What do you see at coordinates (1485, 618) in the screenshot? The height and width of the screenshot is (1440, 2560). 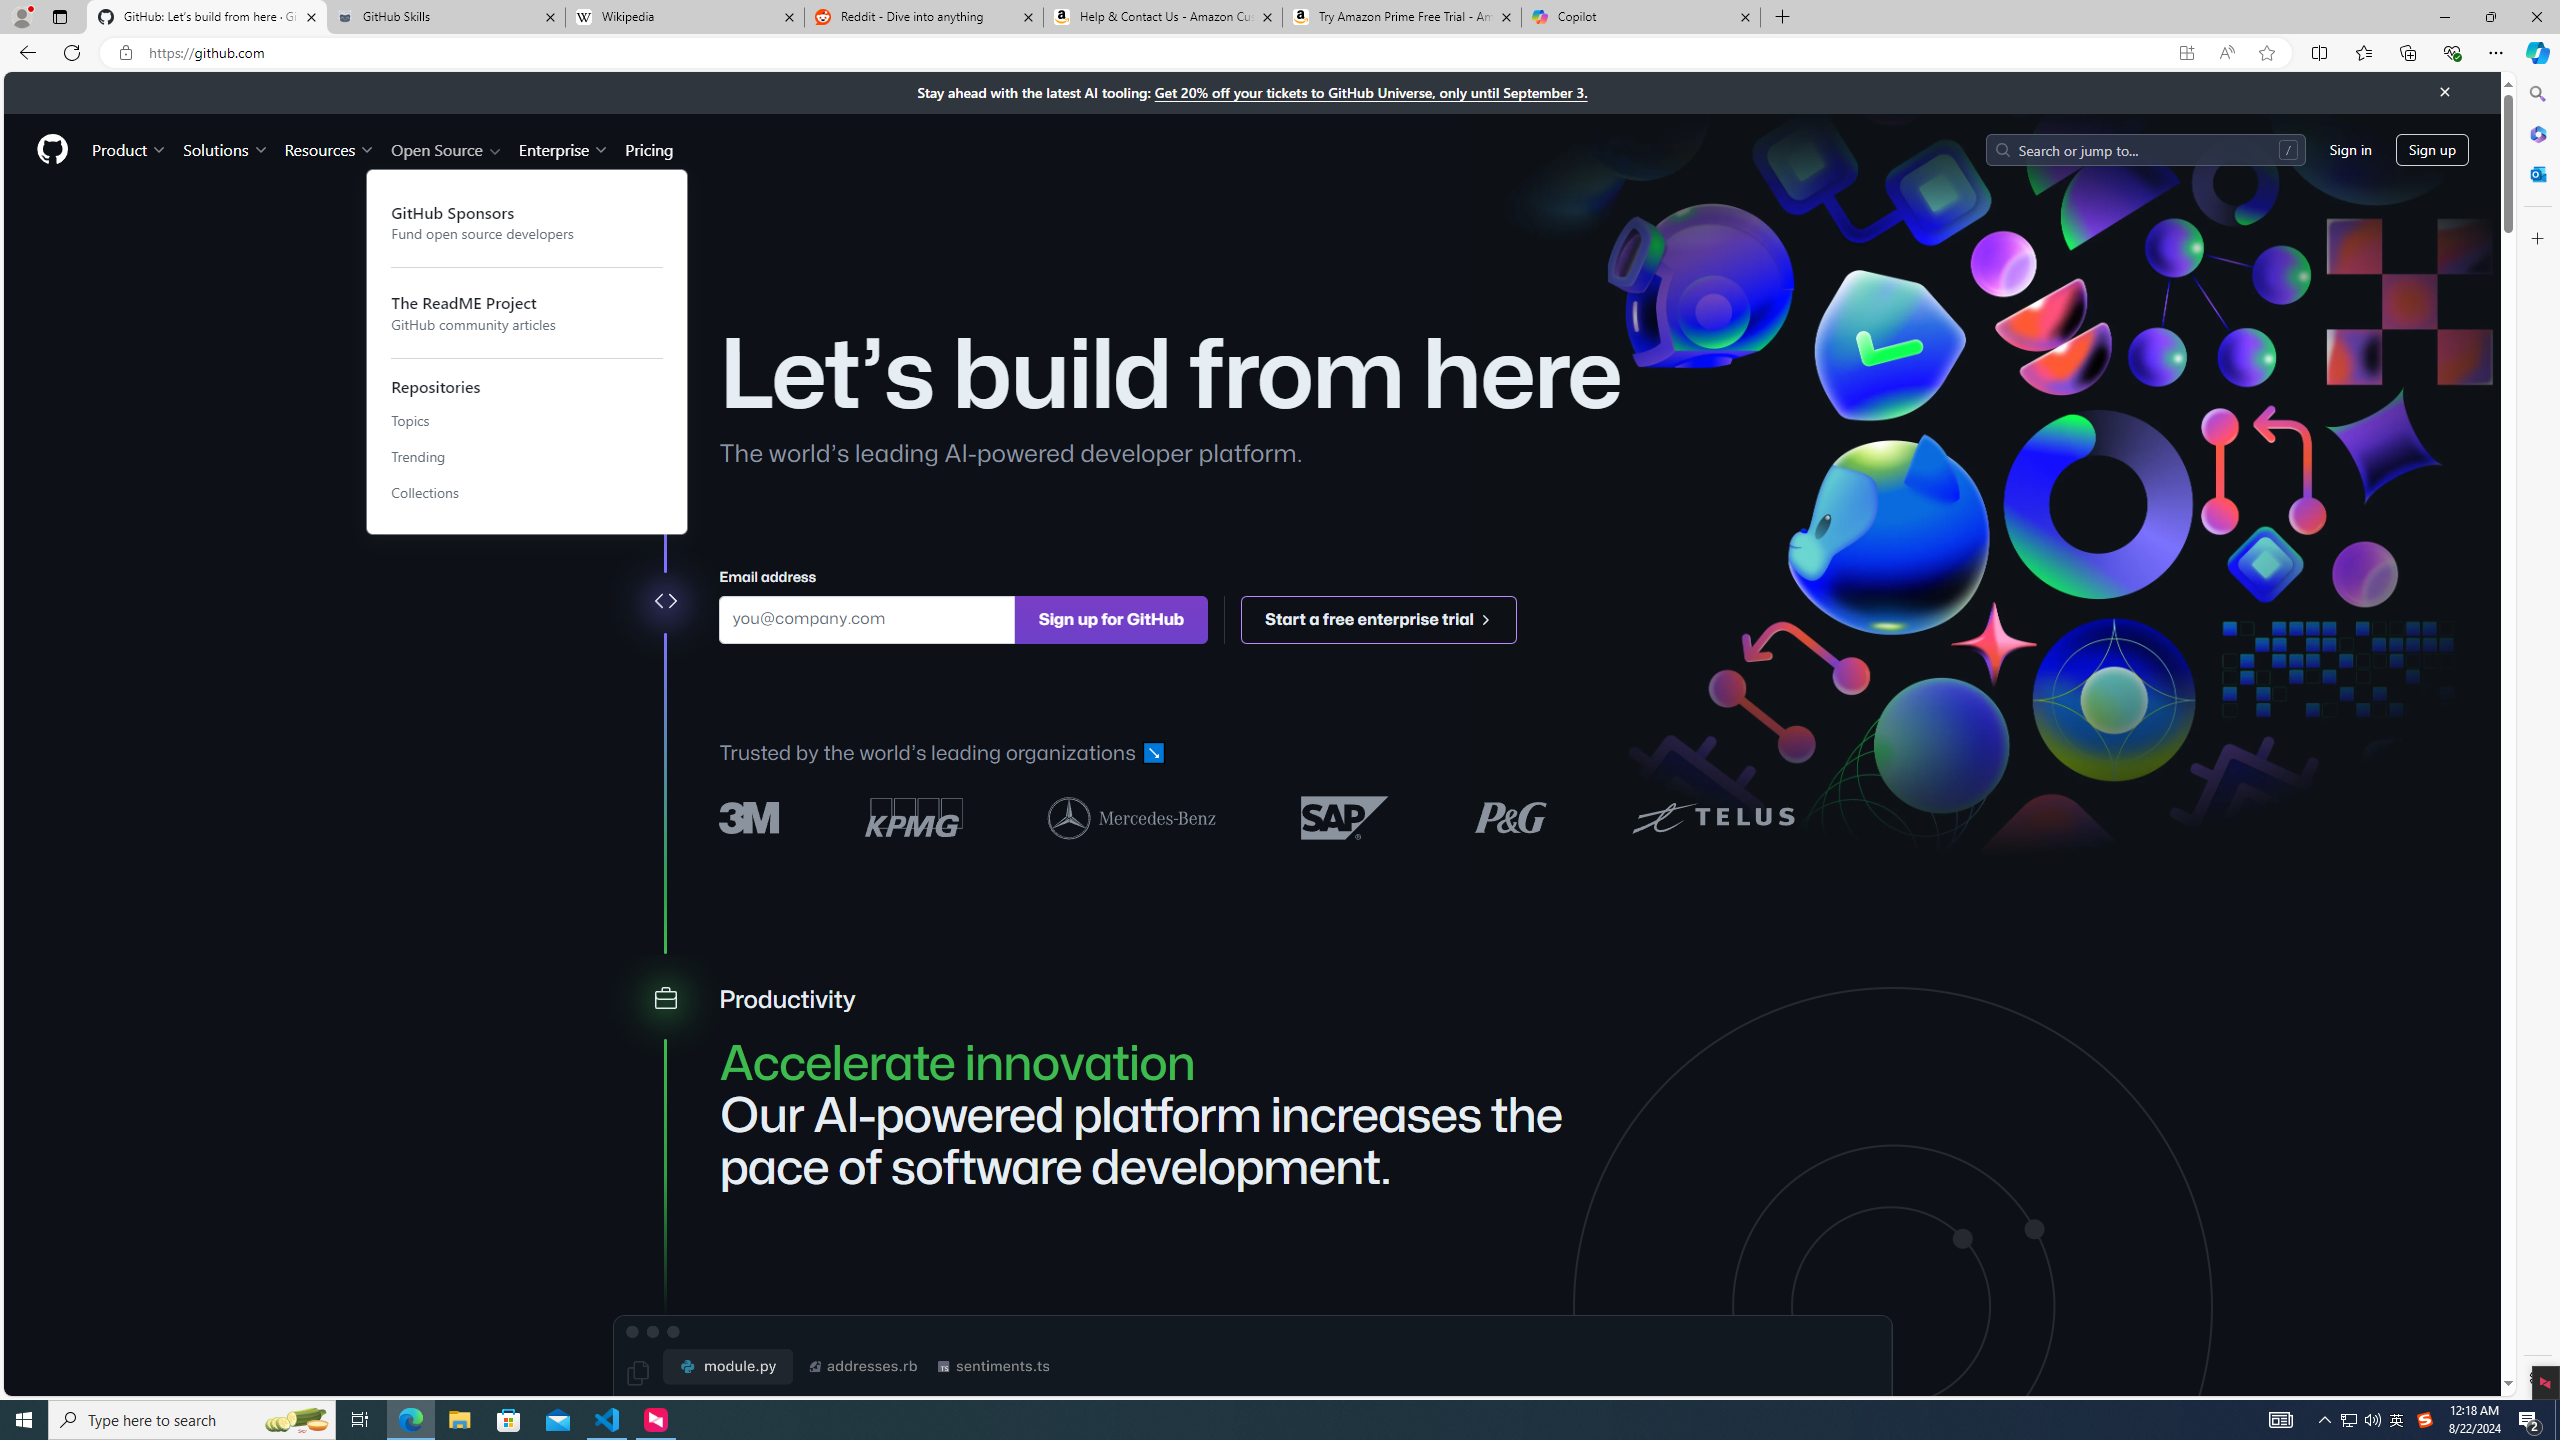 I see `'Class: octicon arrow-symbol-mktg'` at bounding box center [1485, 618].